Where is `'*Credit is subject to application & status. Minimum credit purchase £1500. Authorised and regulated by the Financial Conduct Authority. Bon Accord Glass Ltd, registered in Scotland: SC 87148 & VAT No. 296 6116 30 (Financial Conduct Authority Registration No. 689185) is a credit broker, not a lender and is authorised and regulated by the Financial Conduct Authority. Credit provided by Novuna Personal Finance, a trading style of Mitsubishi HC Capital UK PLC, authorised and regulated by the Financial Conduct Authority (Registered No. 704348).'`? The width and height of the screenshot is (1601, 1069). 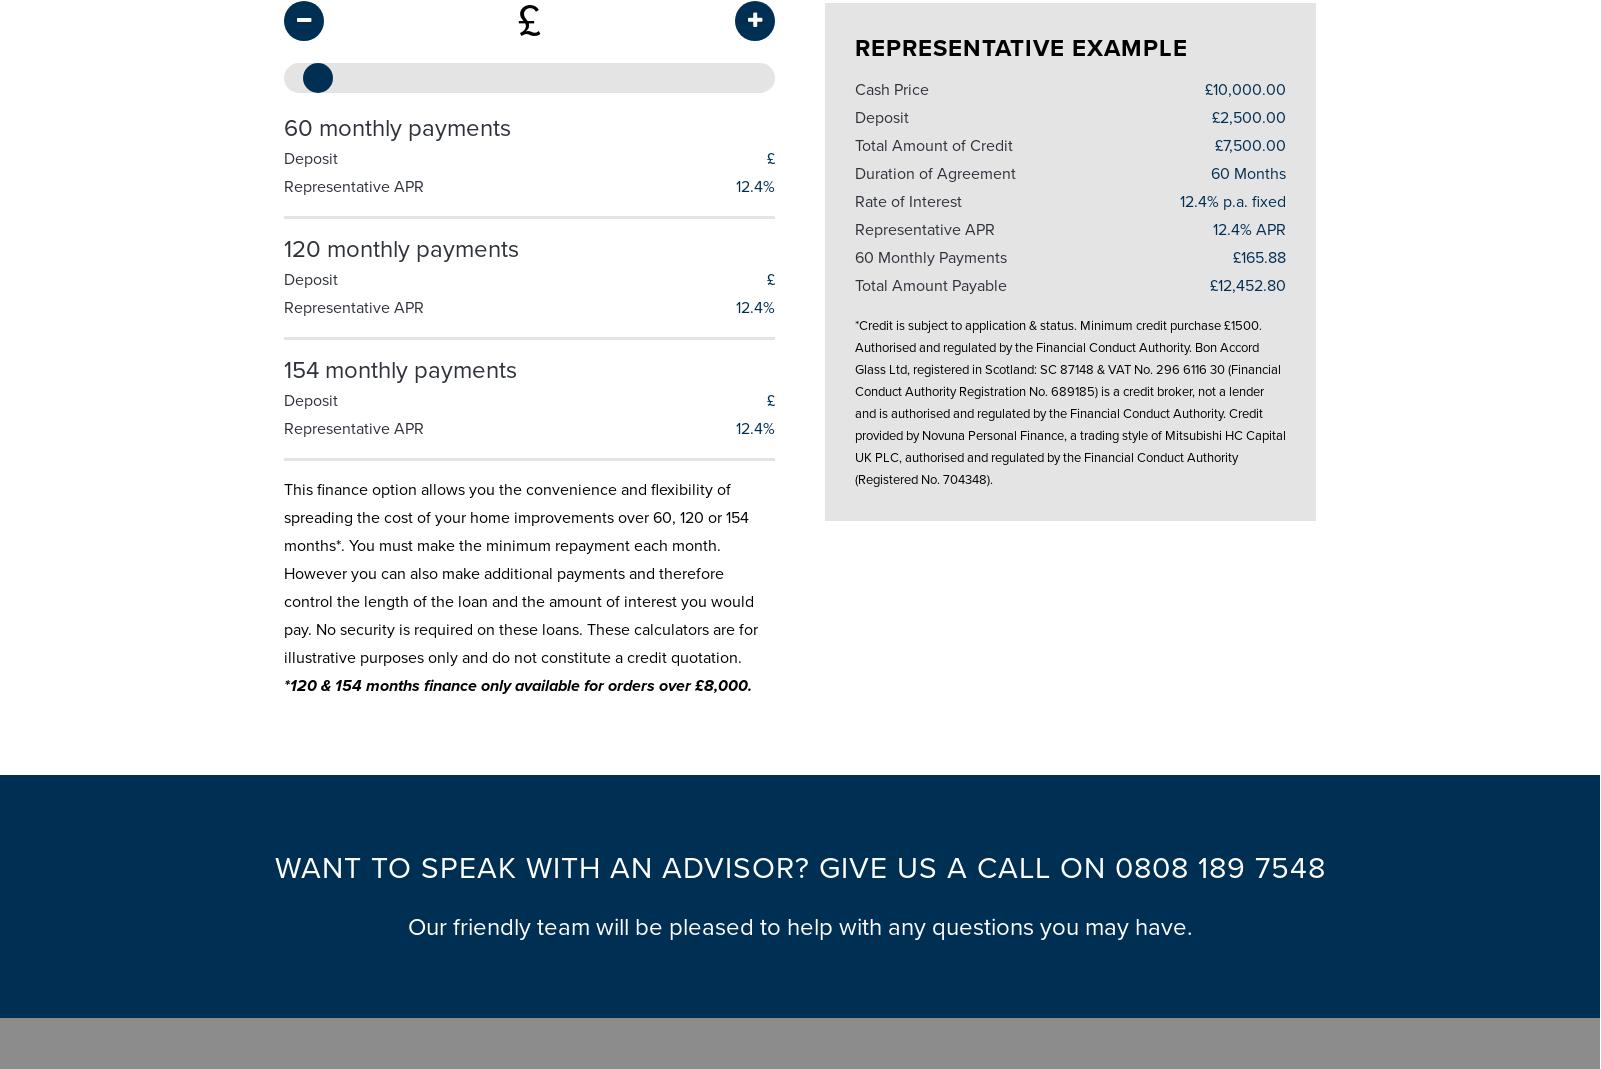
'*Credit is subject to application & status. Minimum credit purchase £1500. Authorised and regulated by the Financial Conduct Authority. Bon Accord Glass Ltd, registered in Scotland: SC 87148 & VAT No. 296 6116 30 (Financial Conduct Authority Registration No. 689185) is a credit broker, not a lender and is authorised and regulated by the Financial Conduct Authority. Credit provided by Novuna Personal Finance, a trading style of Mitsubishi HC Capital UK PLC, authorised and regulated by the Financial Conduct Authority (Registered No. 704348).' is located at coordinates (1068, 394).